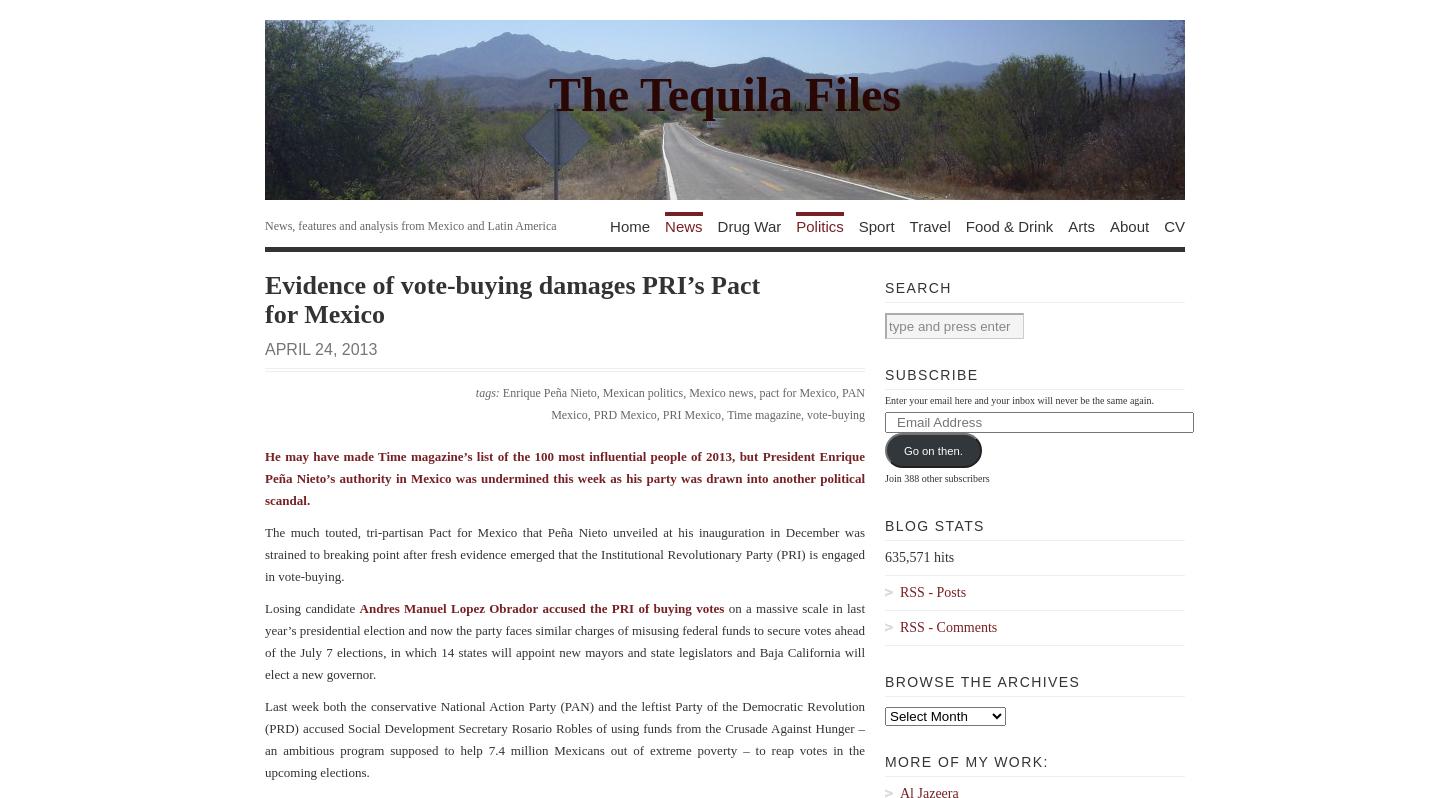 Image resolution: width=1450 pixels, height=798 pixels. Describe the element at coordinates (931, 449) in the screenshot. I see `'Go on then.'` at that location.